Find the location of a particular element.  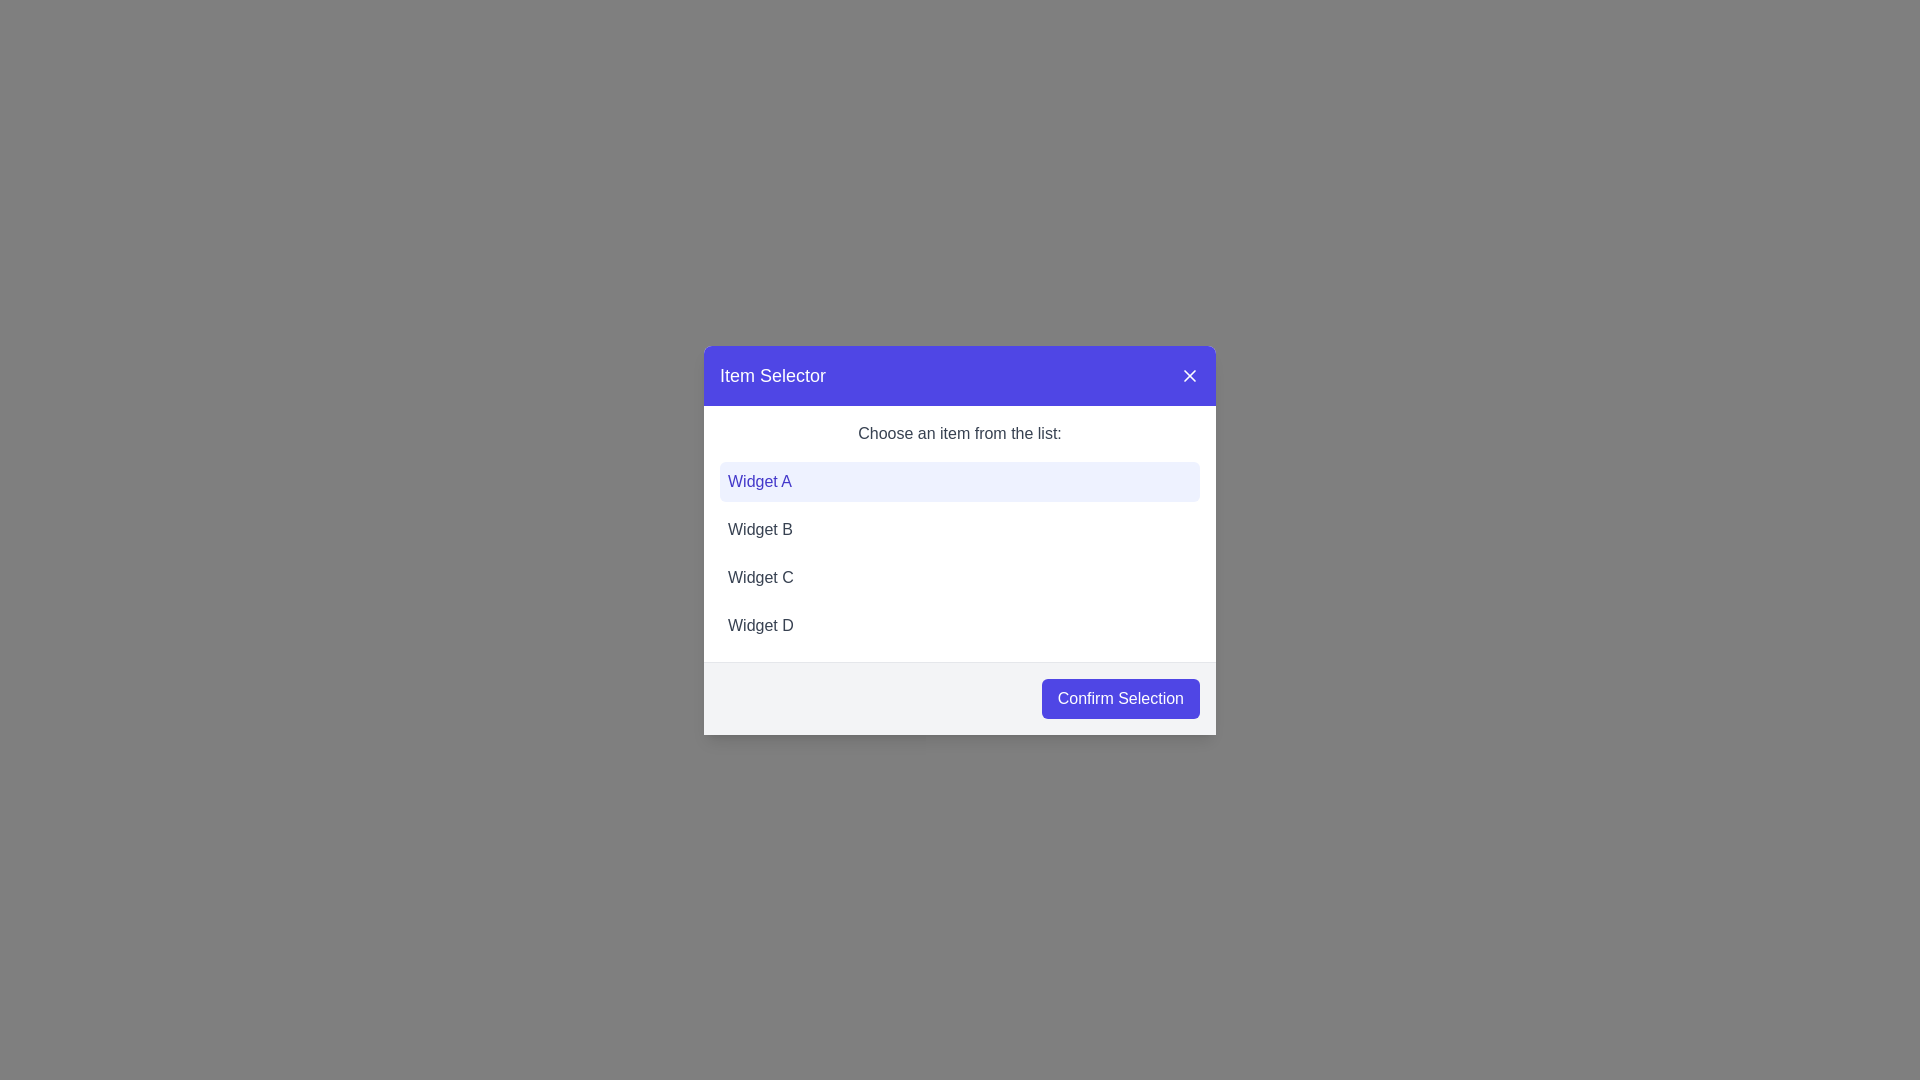

the selectable list item labeled 'Widget B' is located at coordinates (960, 528).